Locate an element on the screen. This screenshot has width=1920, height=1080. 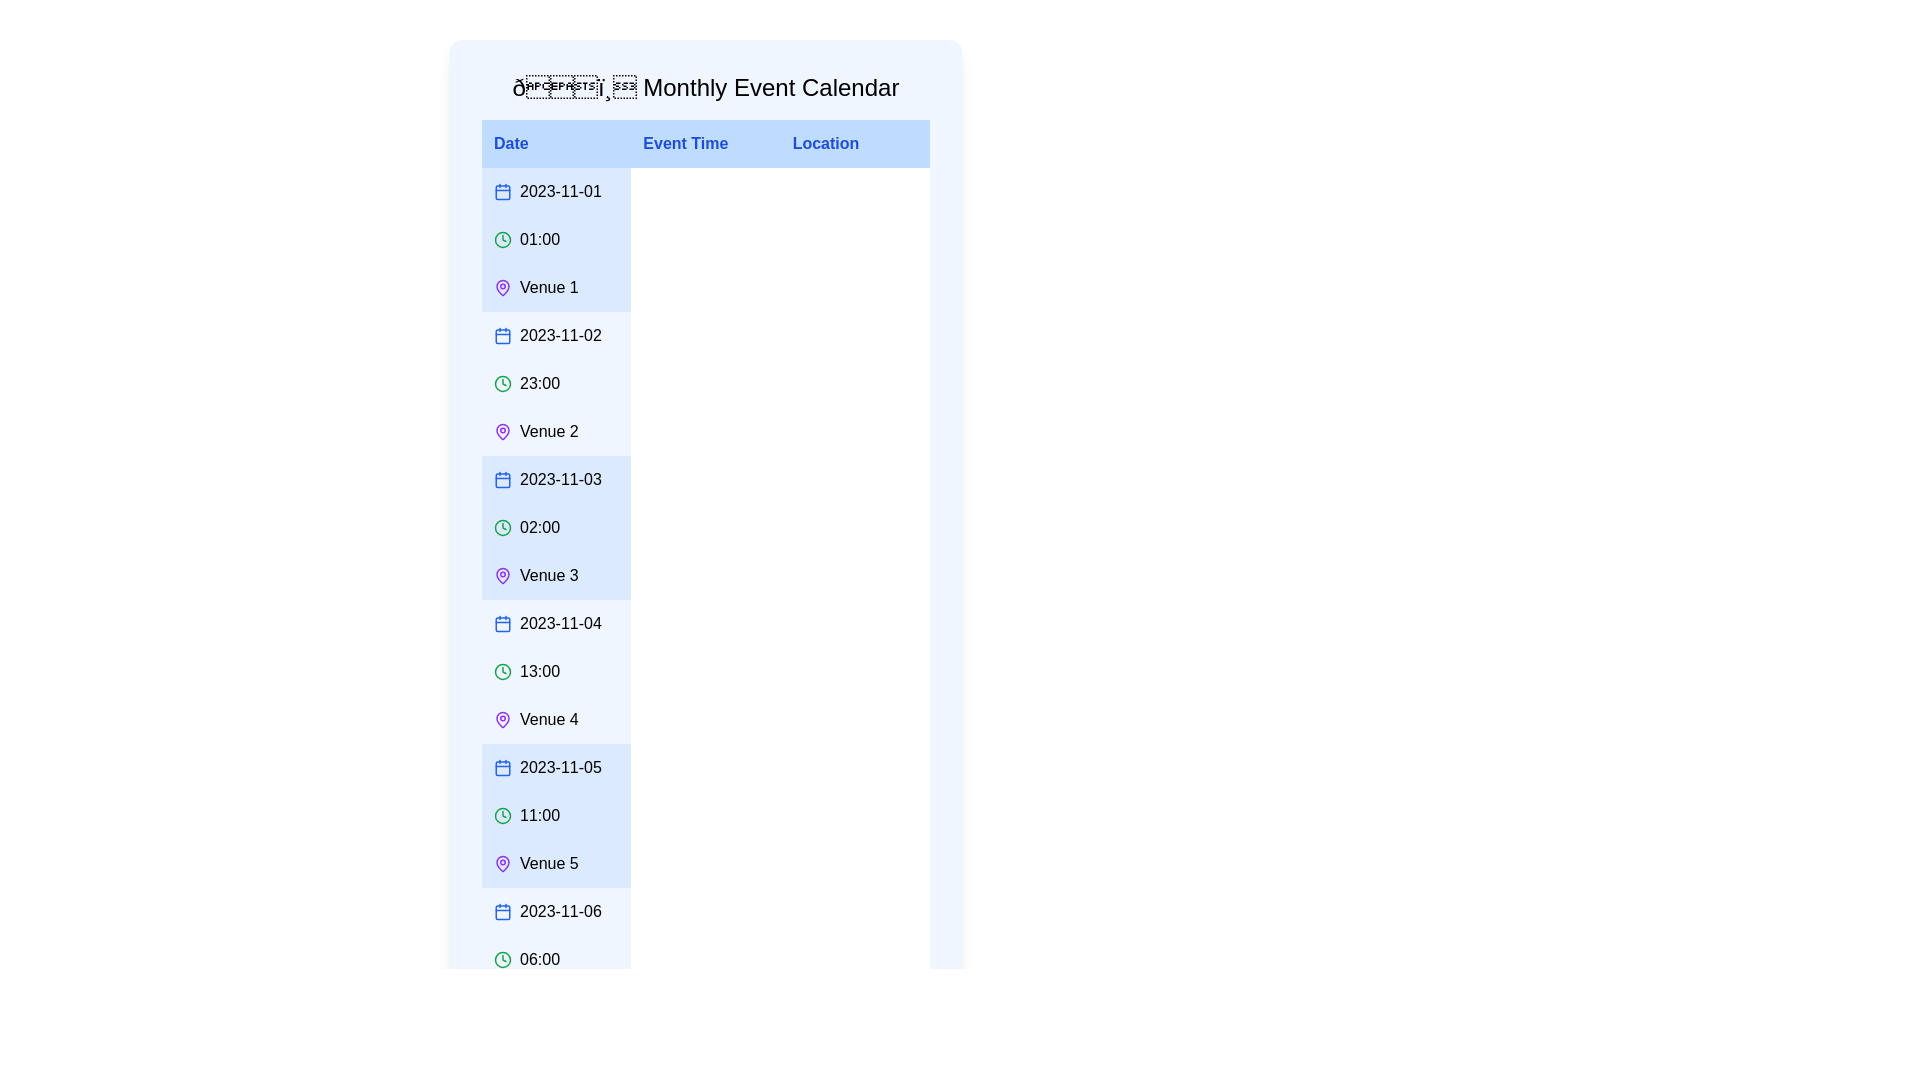
the row corresponding to the event on 2023-11-03 is located at coordinates (705, 527).